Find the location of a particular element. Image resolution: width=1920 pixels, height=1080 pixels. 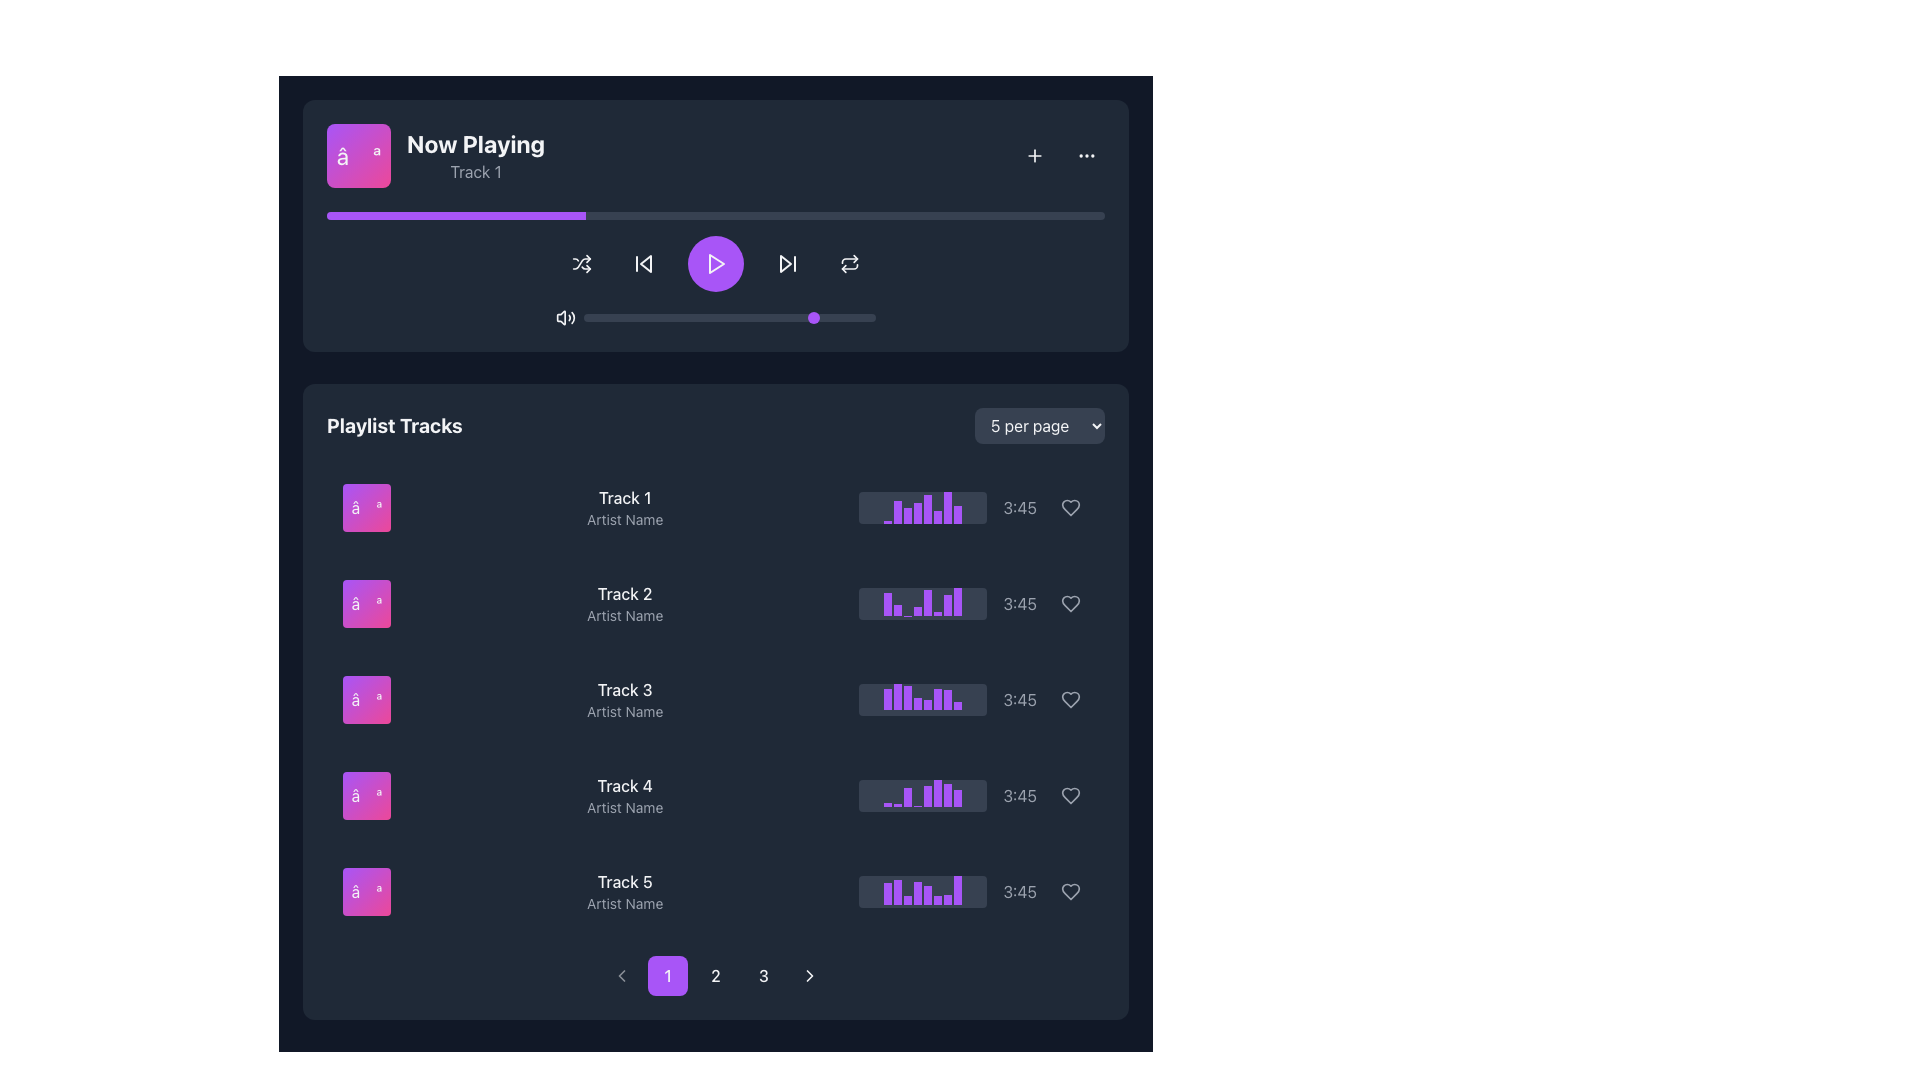

the fourth bar in the bar chart that represents a metric in the playlist interface is located at coordinates (917, 892).